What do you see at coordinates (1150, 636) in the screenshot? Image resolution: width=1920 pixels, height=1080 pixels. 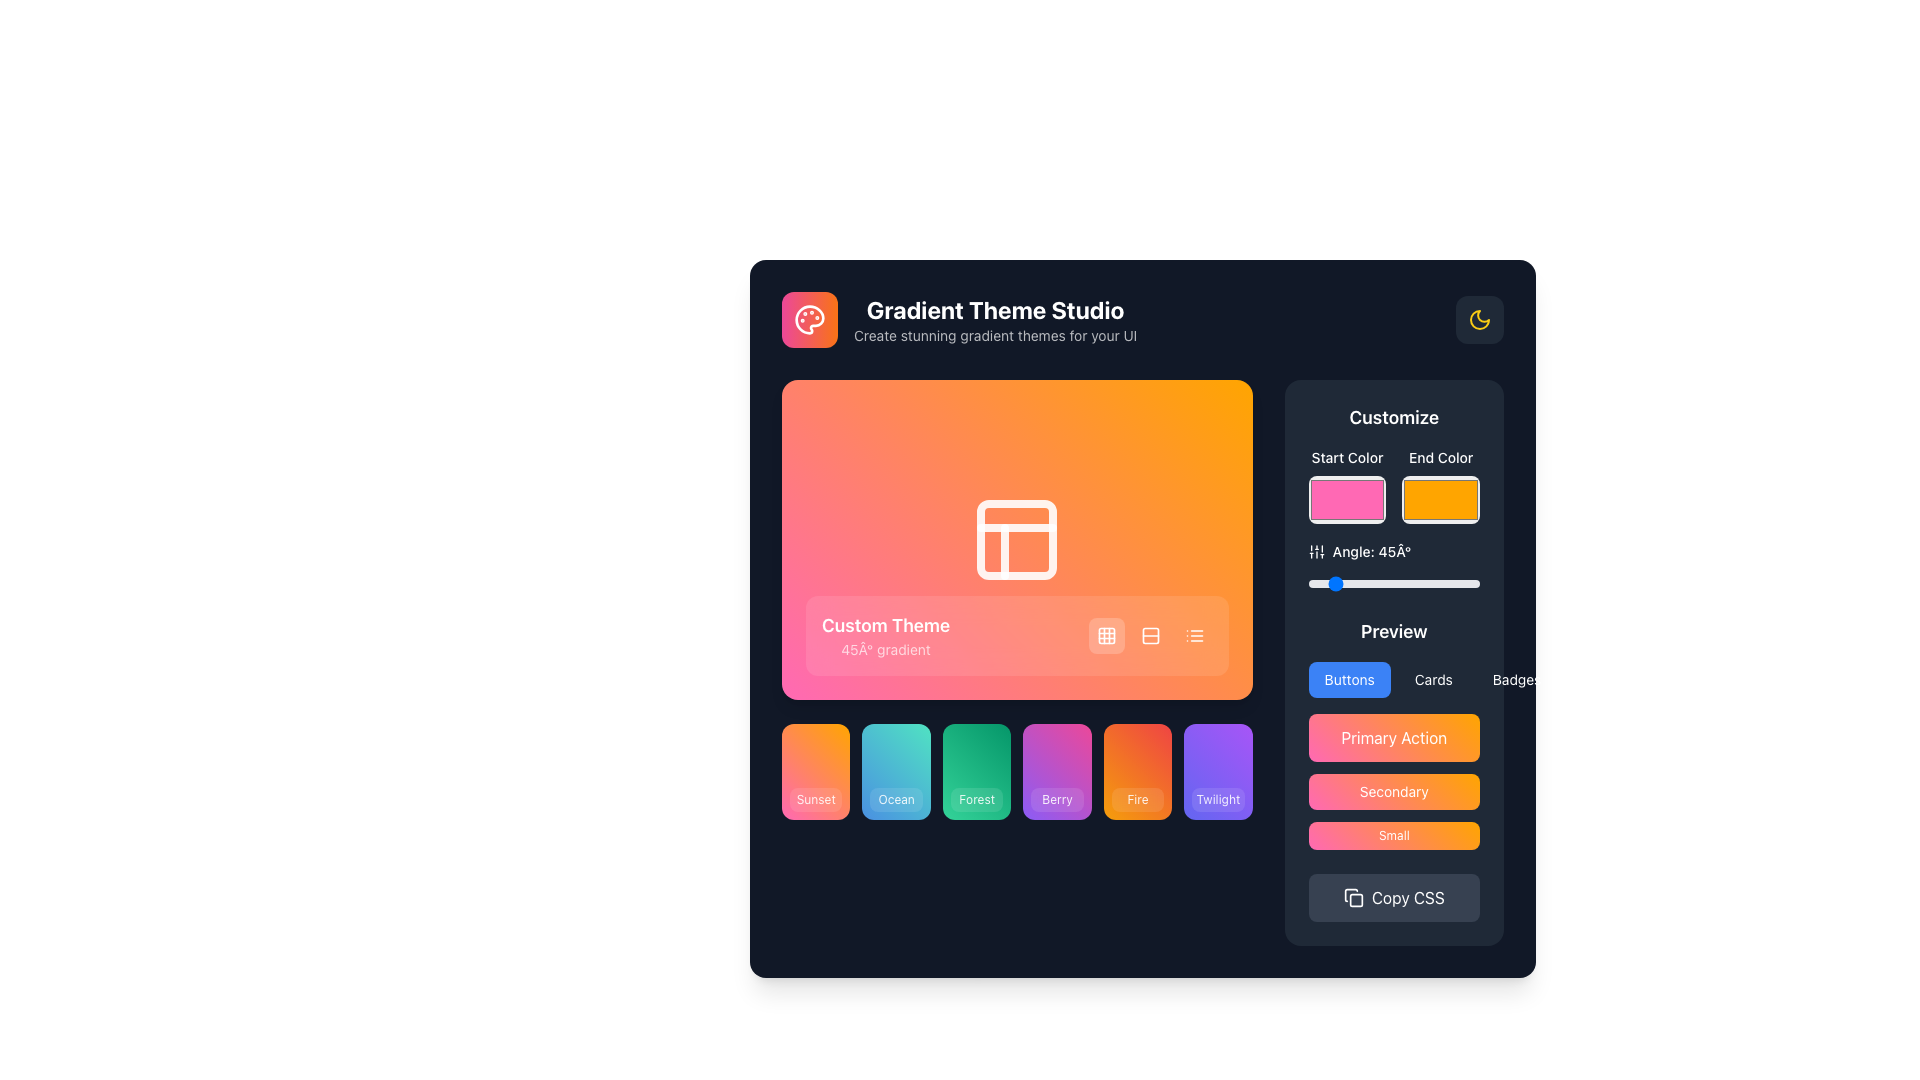 I see `the second button in the row of three buttons in the lower-right portion of the 'Custom Theme' section` at bounding box center [1150, 636].